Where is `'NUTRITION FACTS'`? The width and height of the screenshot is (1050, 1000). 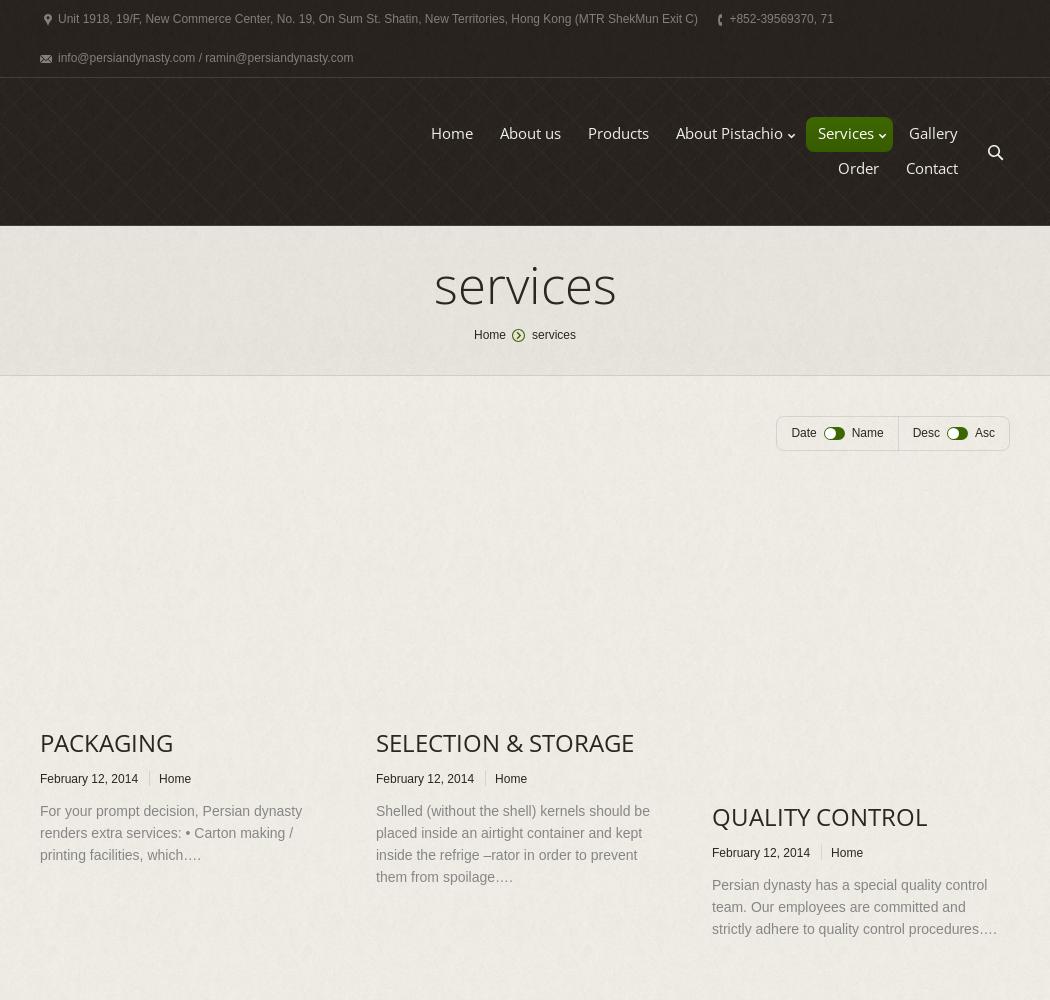 'NUTRITION FACTS' is located at coordinates (741, 210).